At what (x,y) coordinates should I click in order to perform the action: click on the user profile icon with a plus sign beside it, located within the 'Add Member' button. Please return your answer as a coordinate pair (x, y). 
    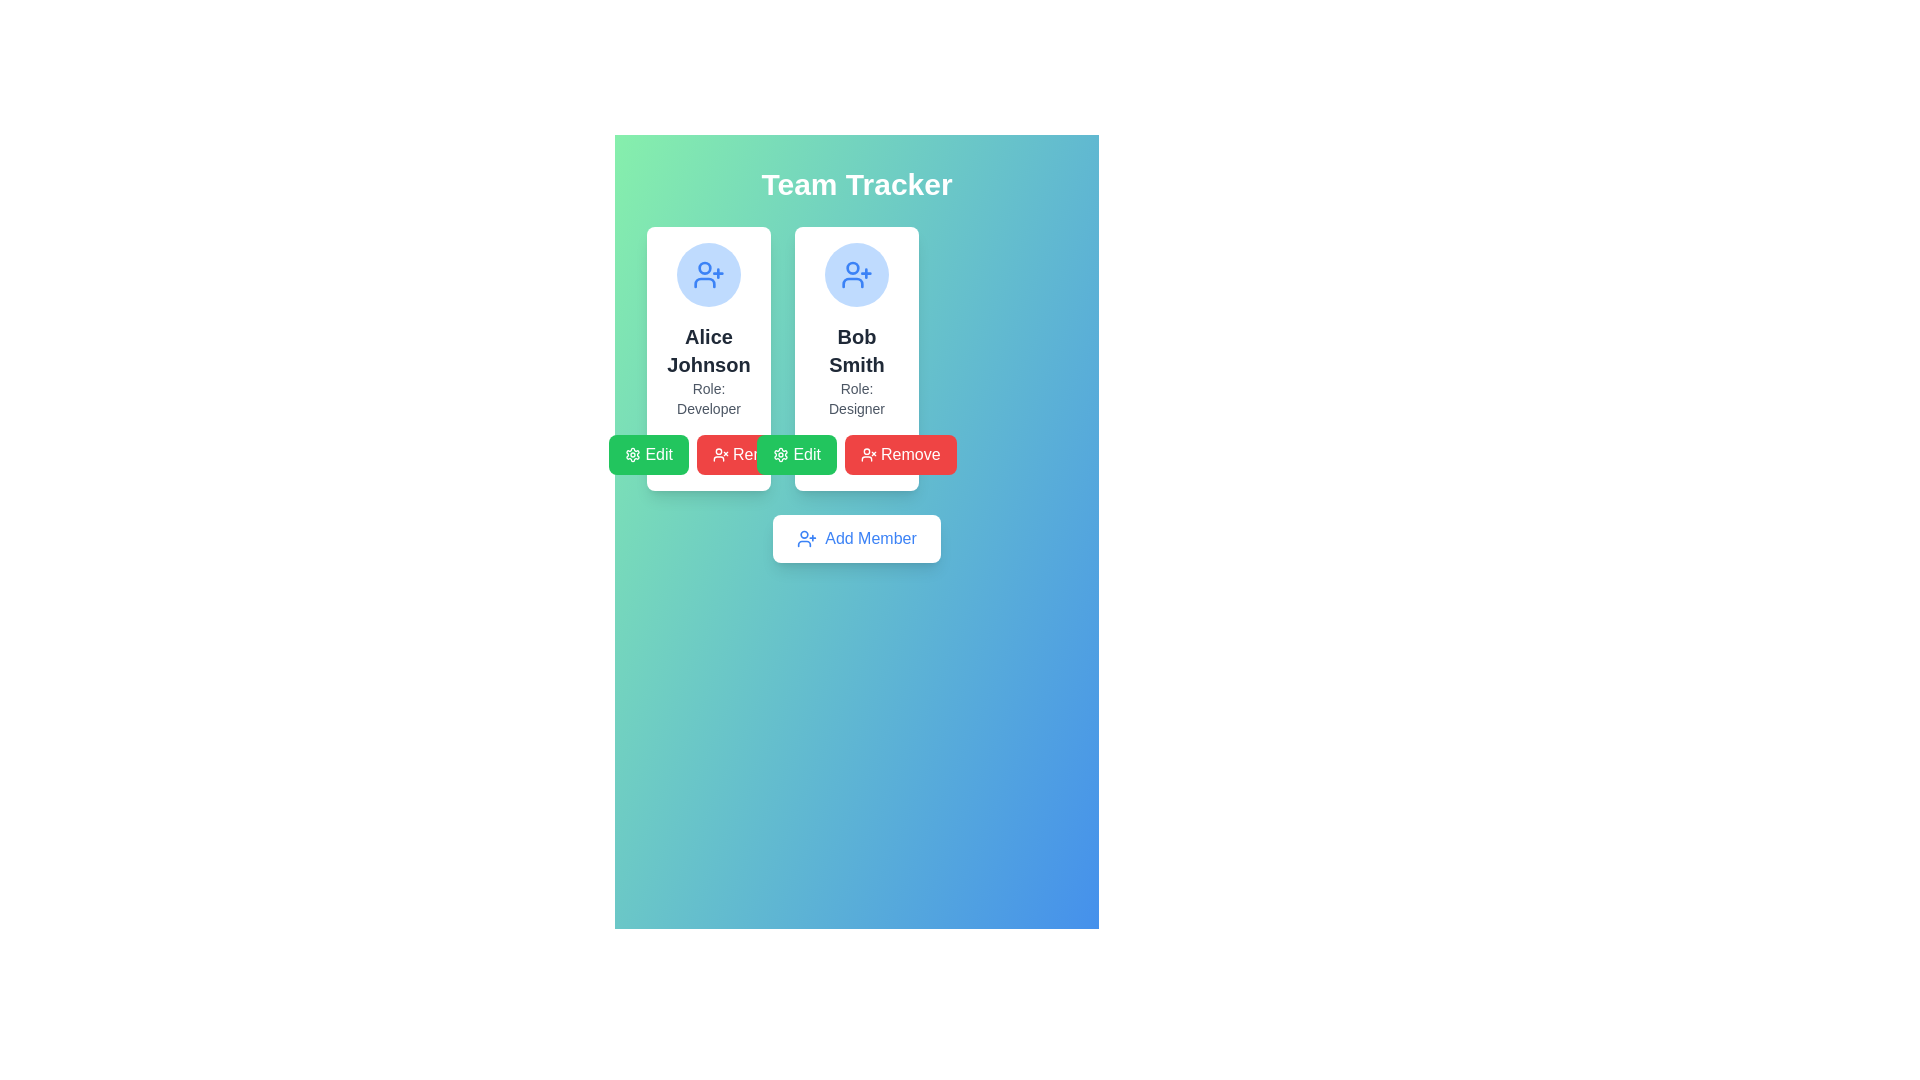
    Looking at the image, I should click on (807, 538).